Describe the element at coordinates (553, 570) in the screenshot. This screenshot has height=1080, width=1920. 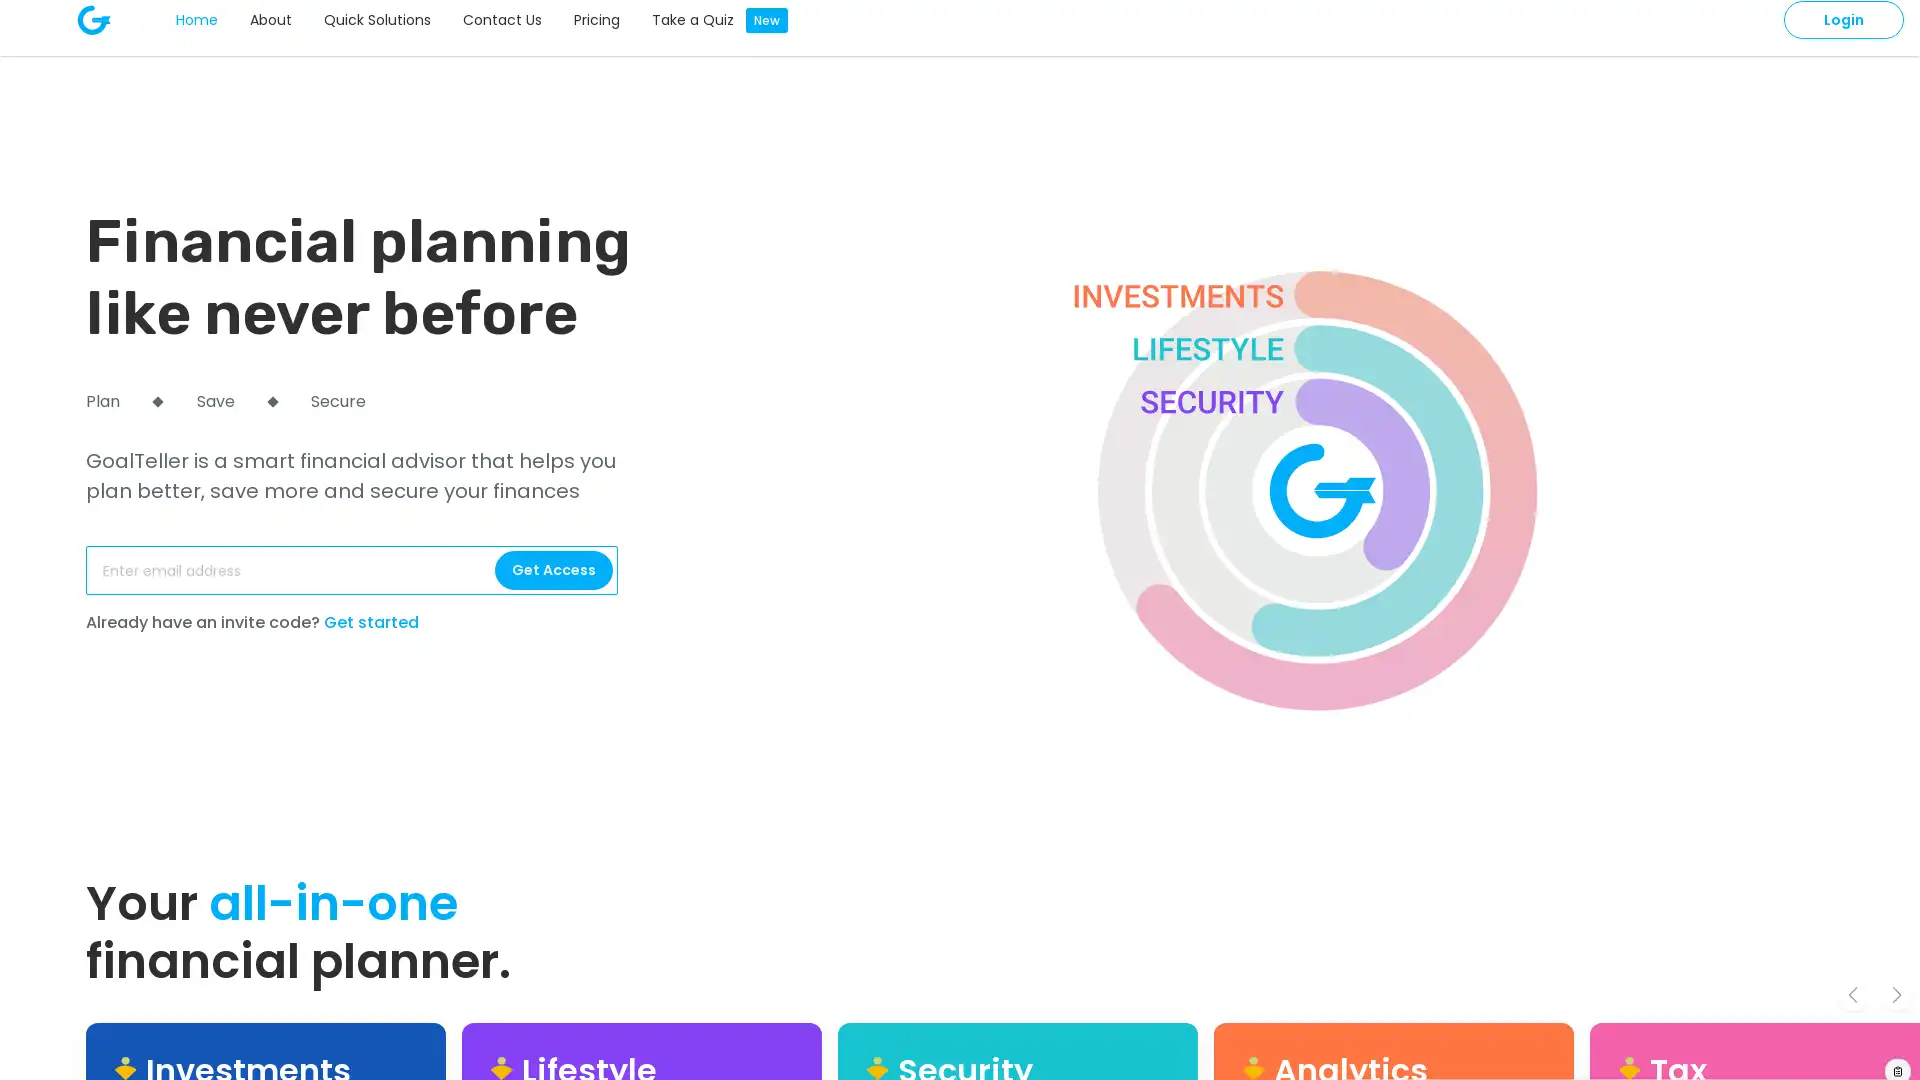
I see `Get Access` at that location.